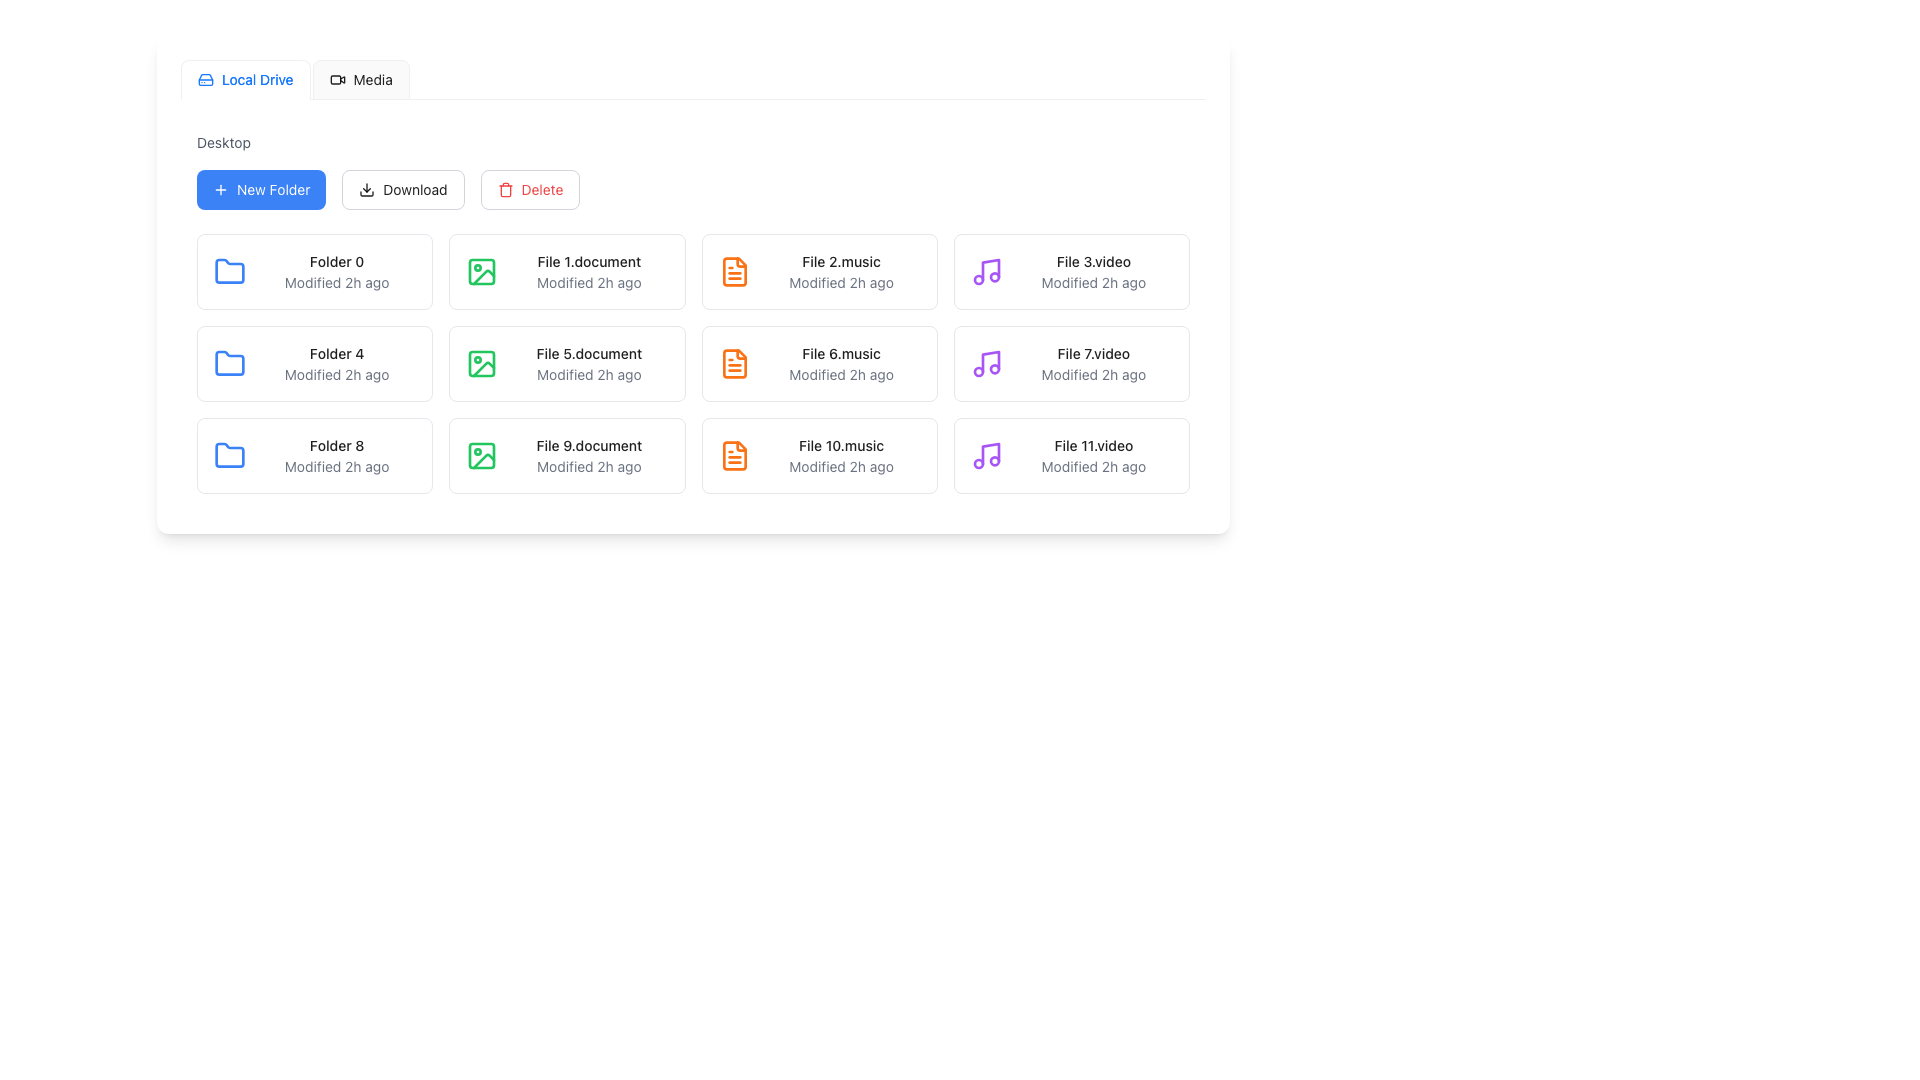  I want to click on the text label that provides the last modification timestamp for the 'File 7.video' entry, positioned below the file name and icon within its grid cell, so click(1092, 374).